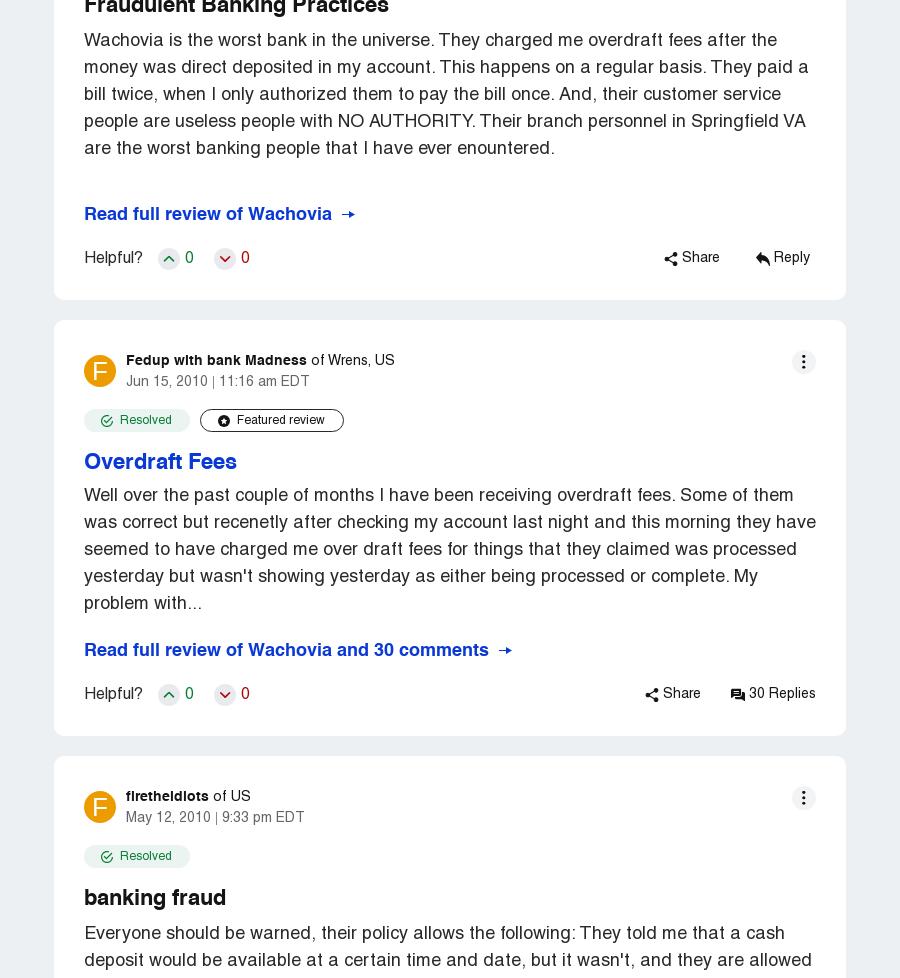 The width and height of the screenshot is (900, 978). What do you see at coordinates (225, 412) in the screenshot?
I see `'Litfad'` at bounding box center [225, 412].